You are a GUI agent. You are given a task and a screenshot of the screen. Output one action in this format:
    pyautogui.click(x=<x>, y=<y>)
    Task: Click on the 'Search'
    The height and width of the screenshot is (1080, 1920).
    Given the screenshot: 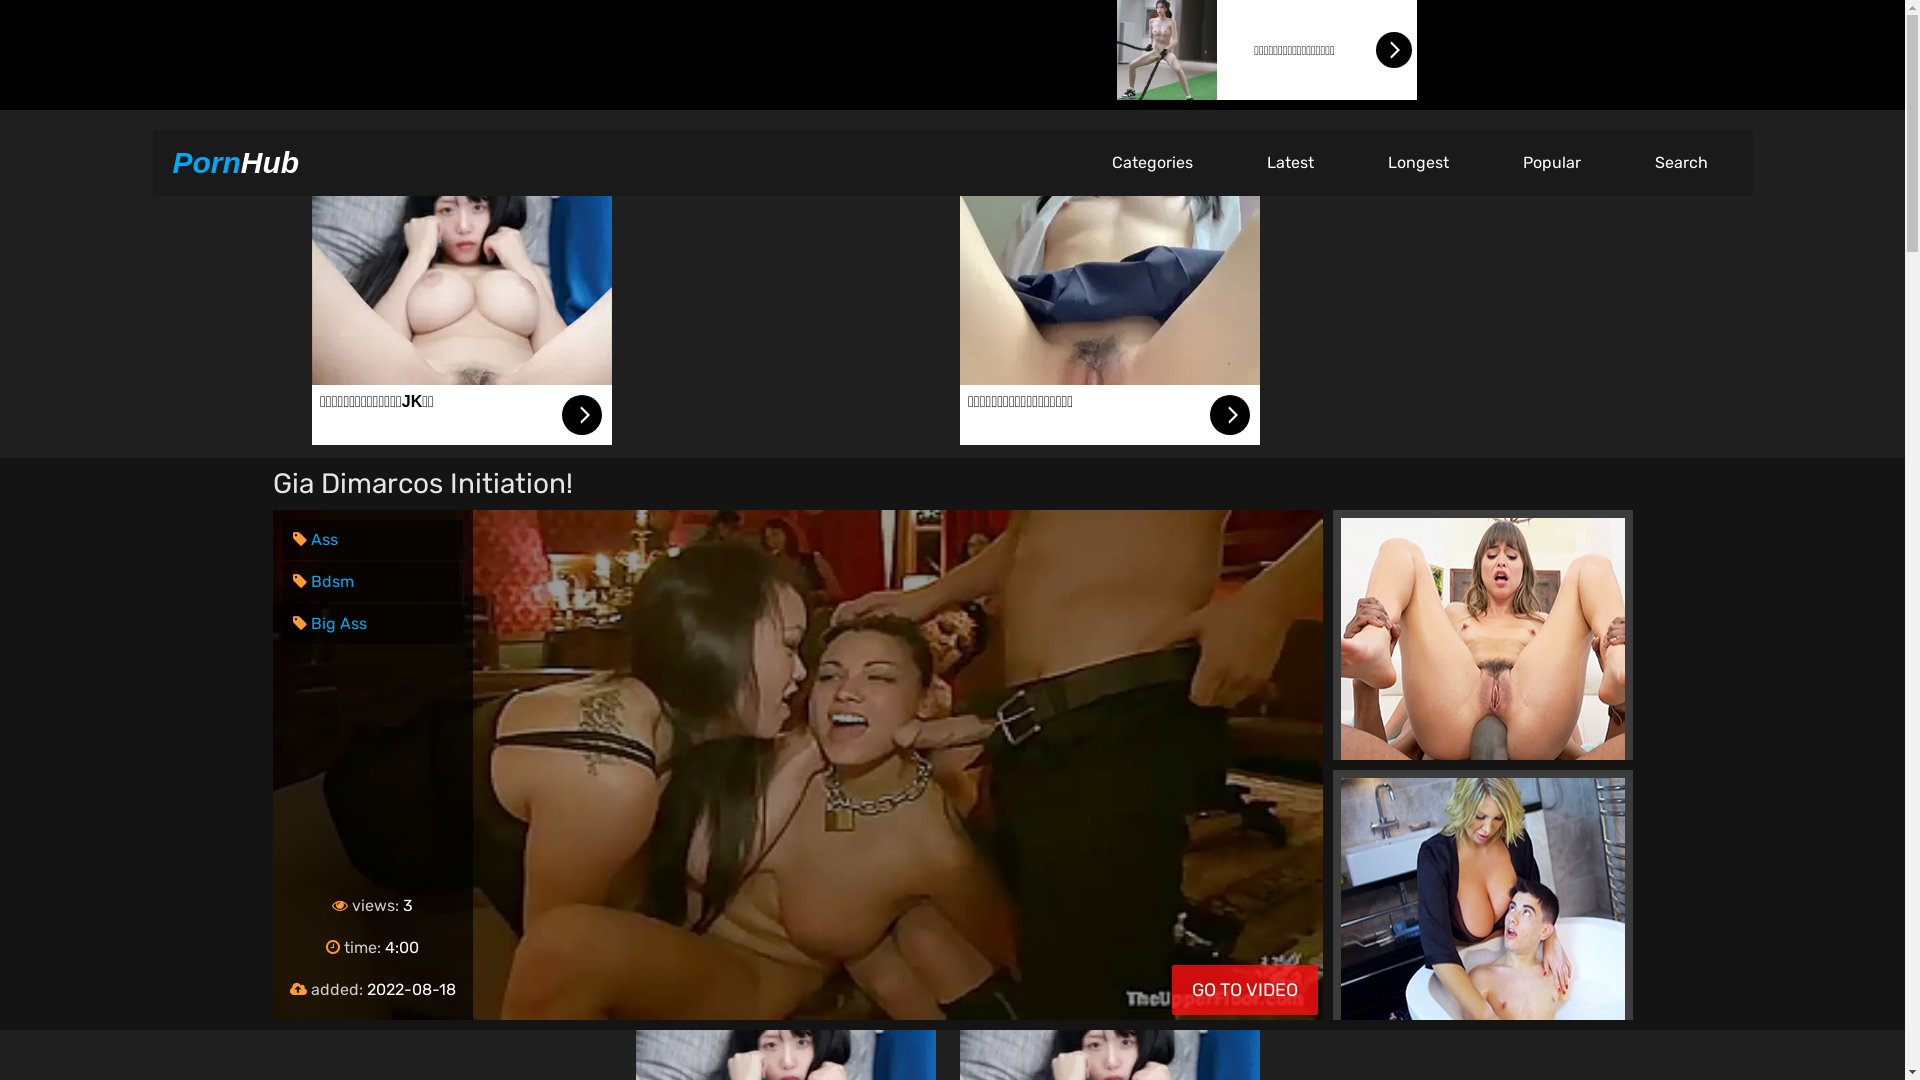 What is the action you would take?
    pyautogui.click(x=1680, y=161)
    